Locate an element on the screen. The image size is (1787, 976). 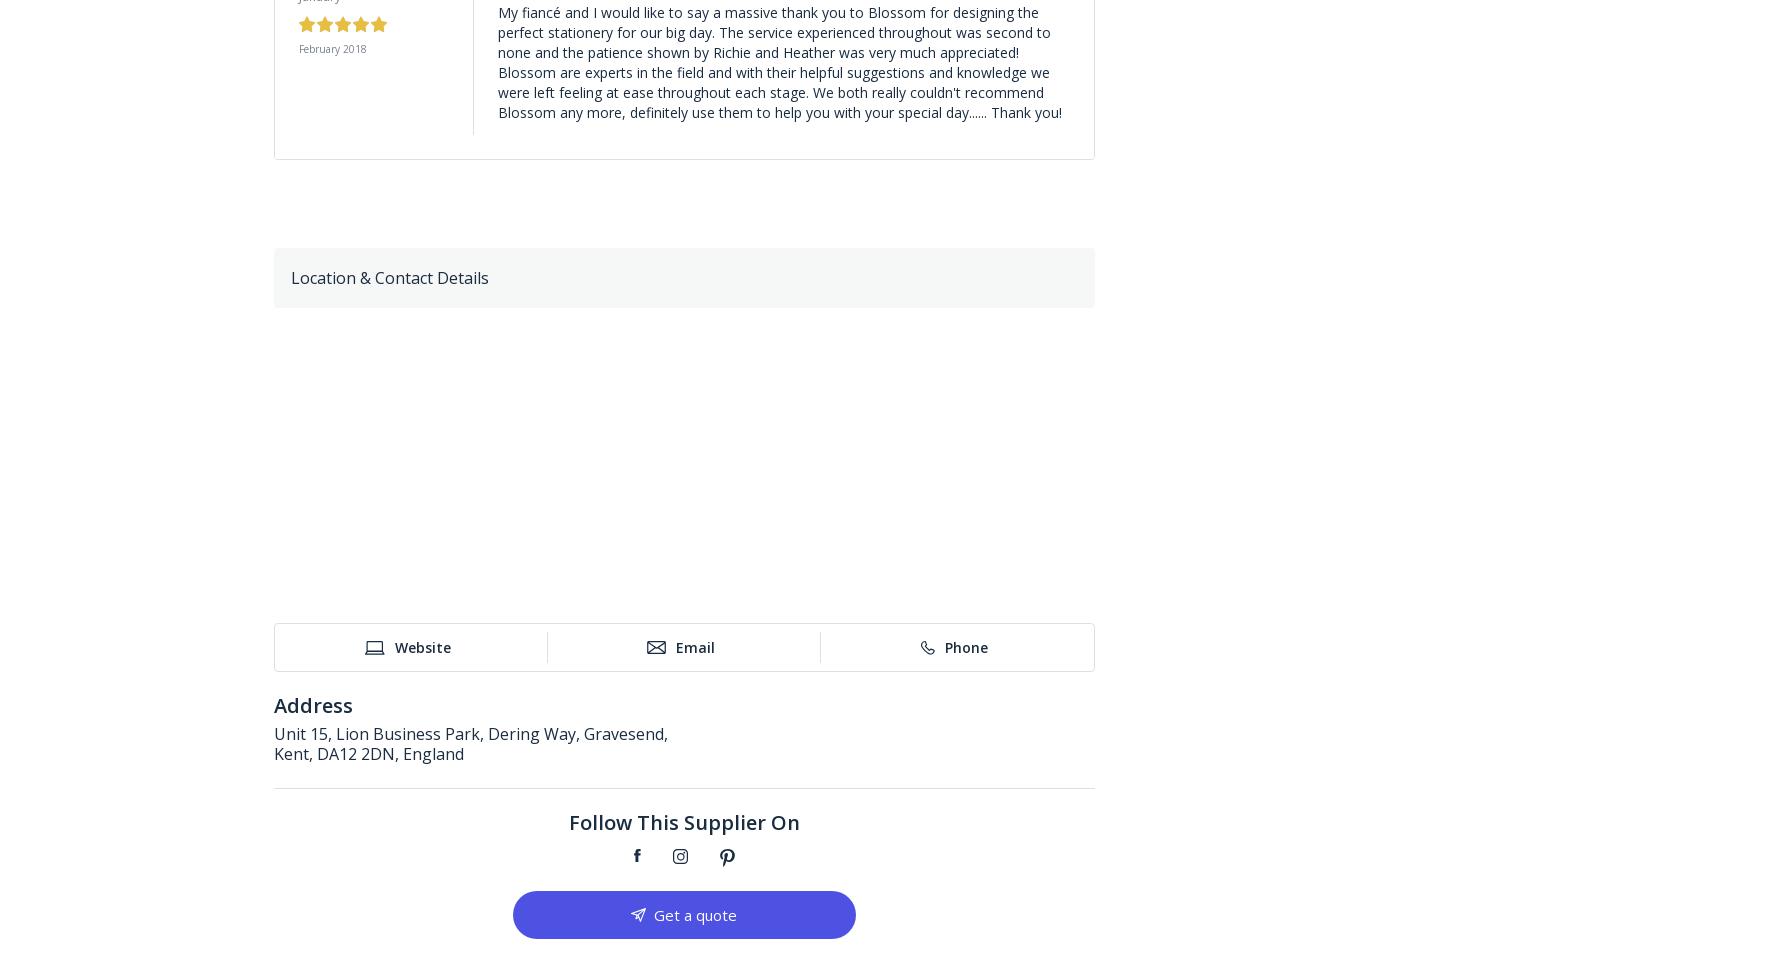
'Phone' is located at coordinates (965, 645).